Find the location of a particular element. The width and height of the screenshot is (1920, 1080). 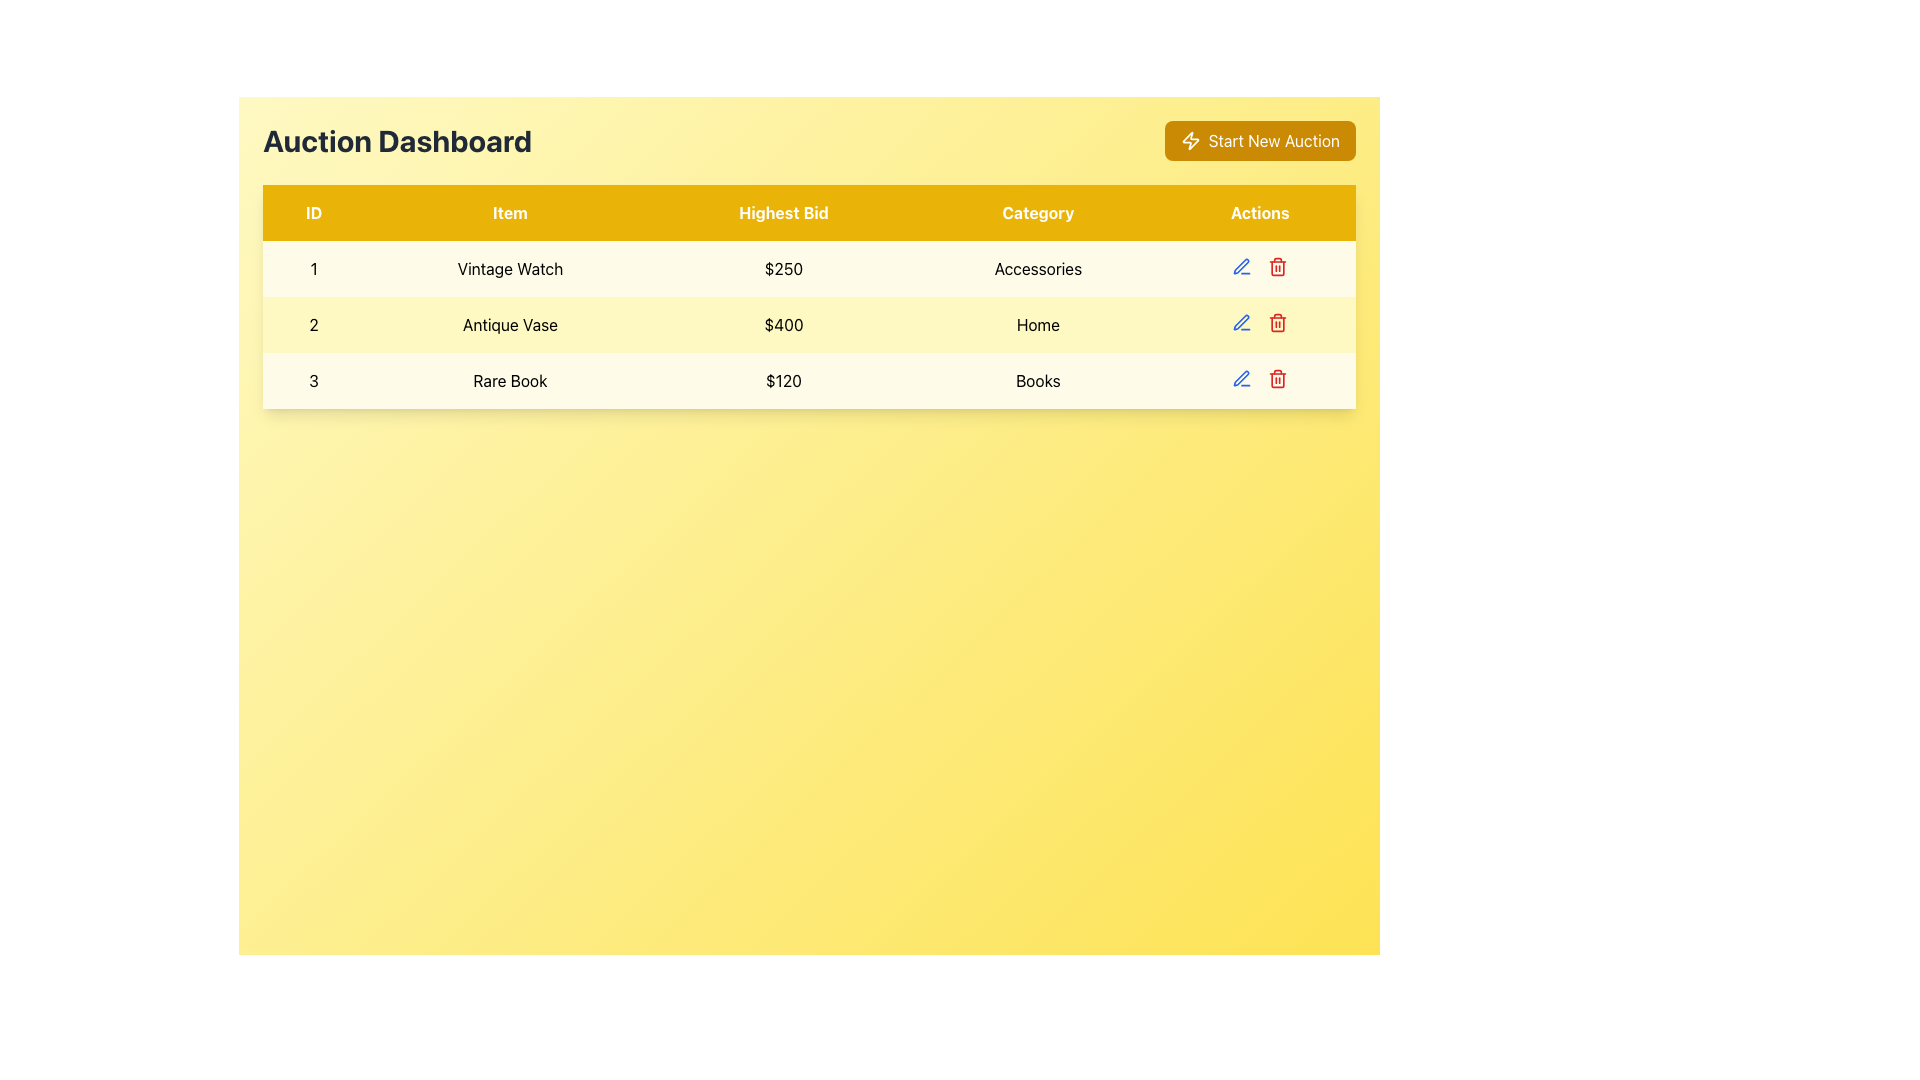

the Static Text element displaying the digit '3' located in the first column of the third row under the 'ID' column header, aligned with the 'Rare Book' entry is located at coordinates (313, 381).